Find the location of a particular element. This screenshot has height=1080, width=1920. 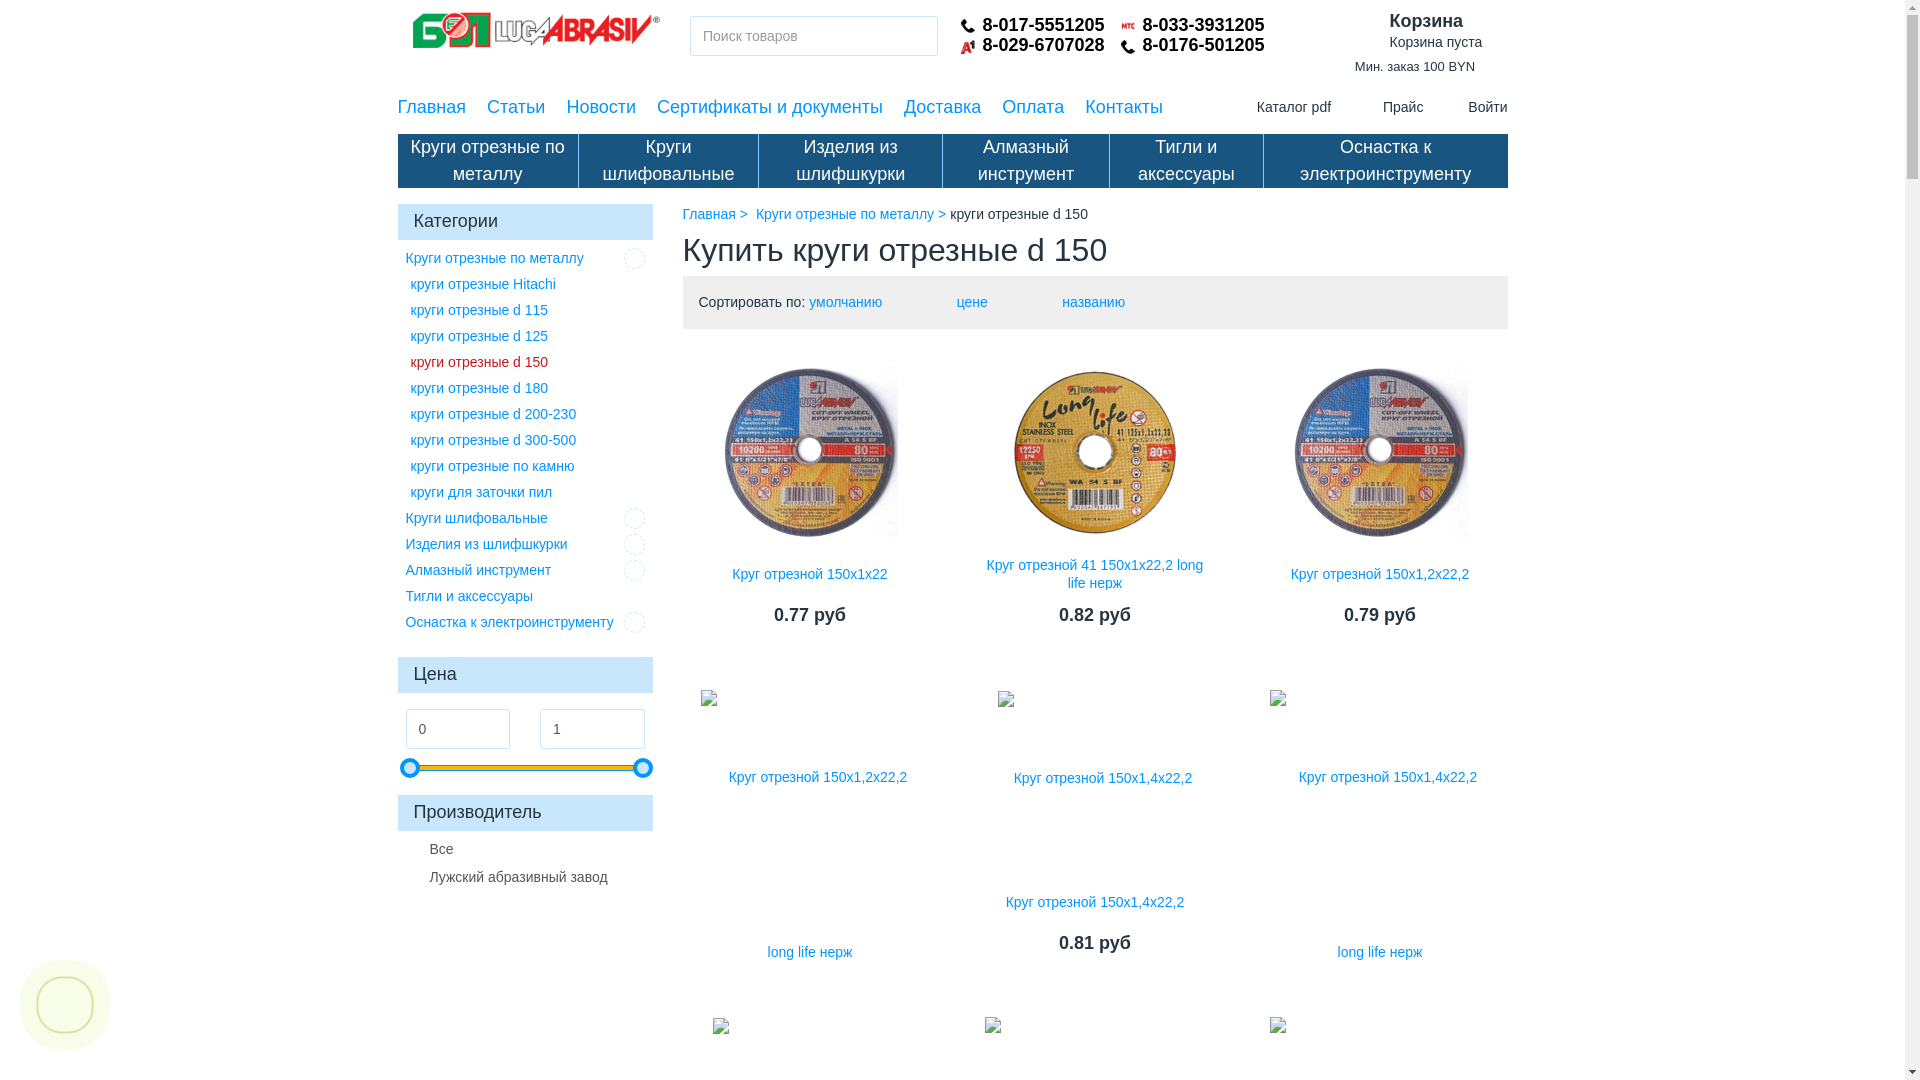

'8-029-6707028' is located at coordinates (1040, 45).